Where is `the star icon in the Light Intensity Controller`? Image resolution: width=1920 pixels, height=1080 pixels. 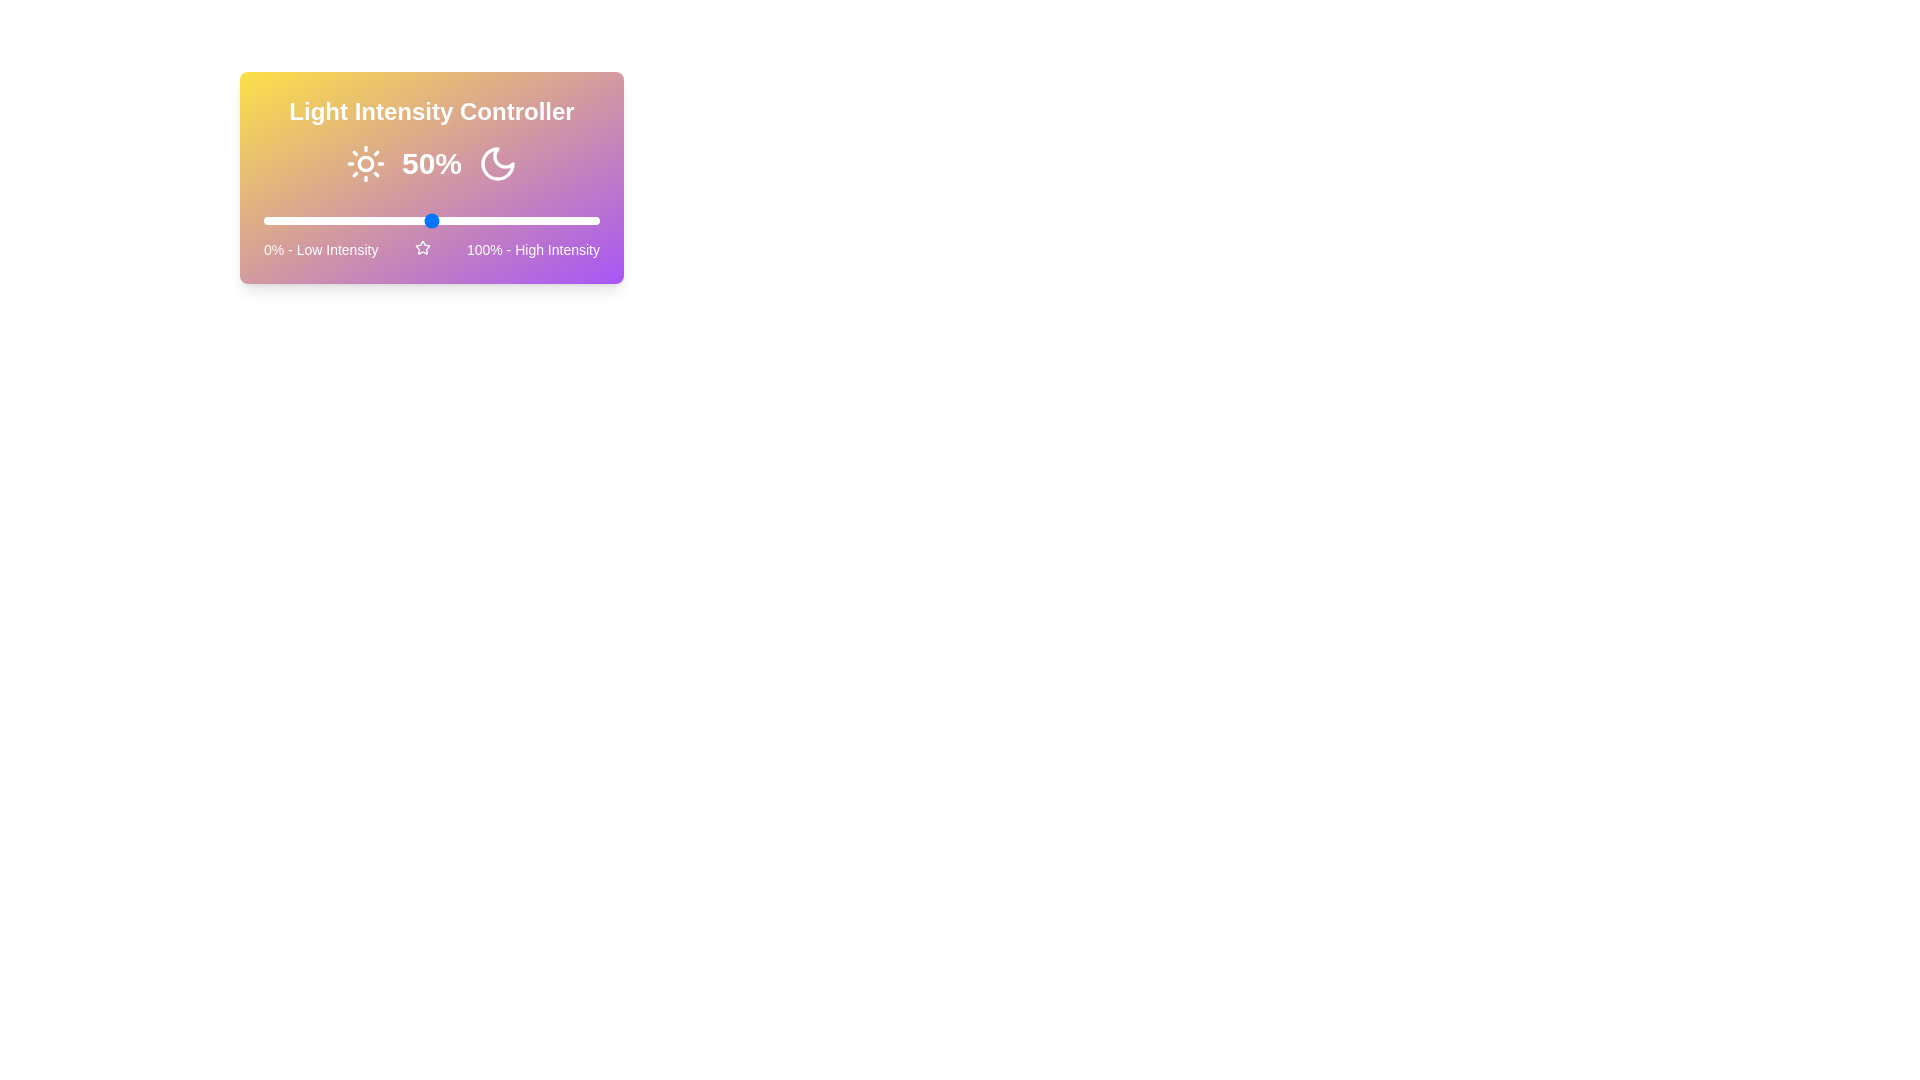
the star icon in the Light Intensity Controller is located at coordinates (421, 246).